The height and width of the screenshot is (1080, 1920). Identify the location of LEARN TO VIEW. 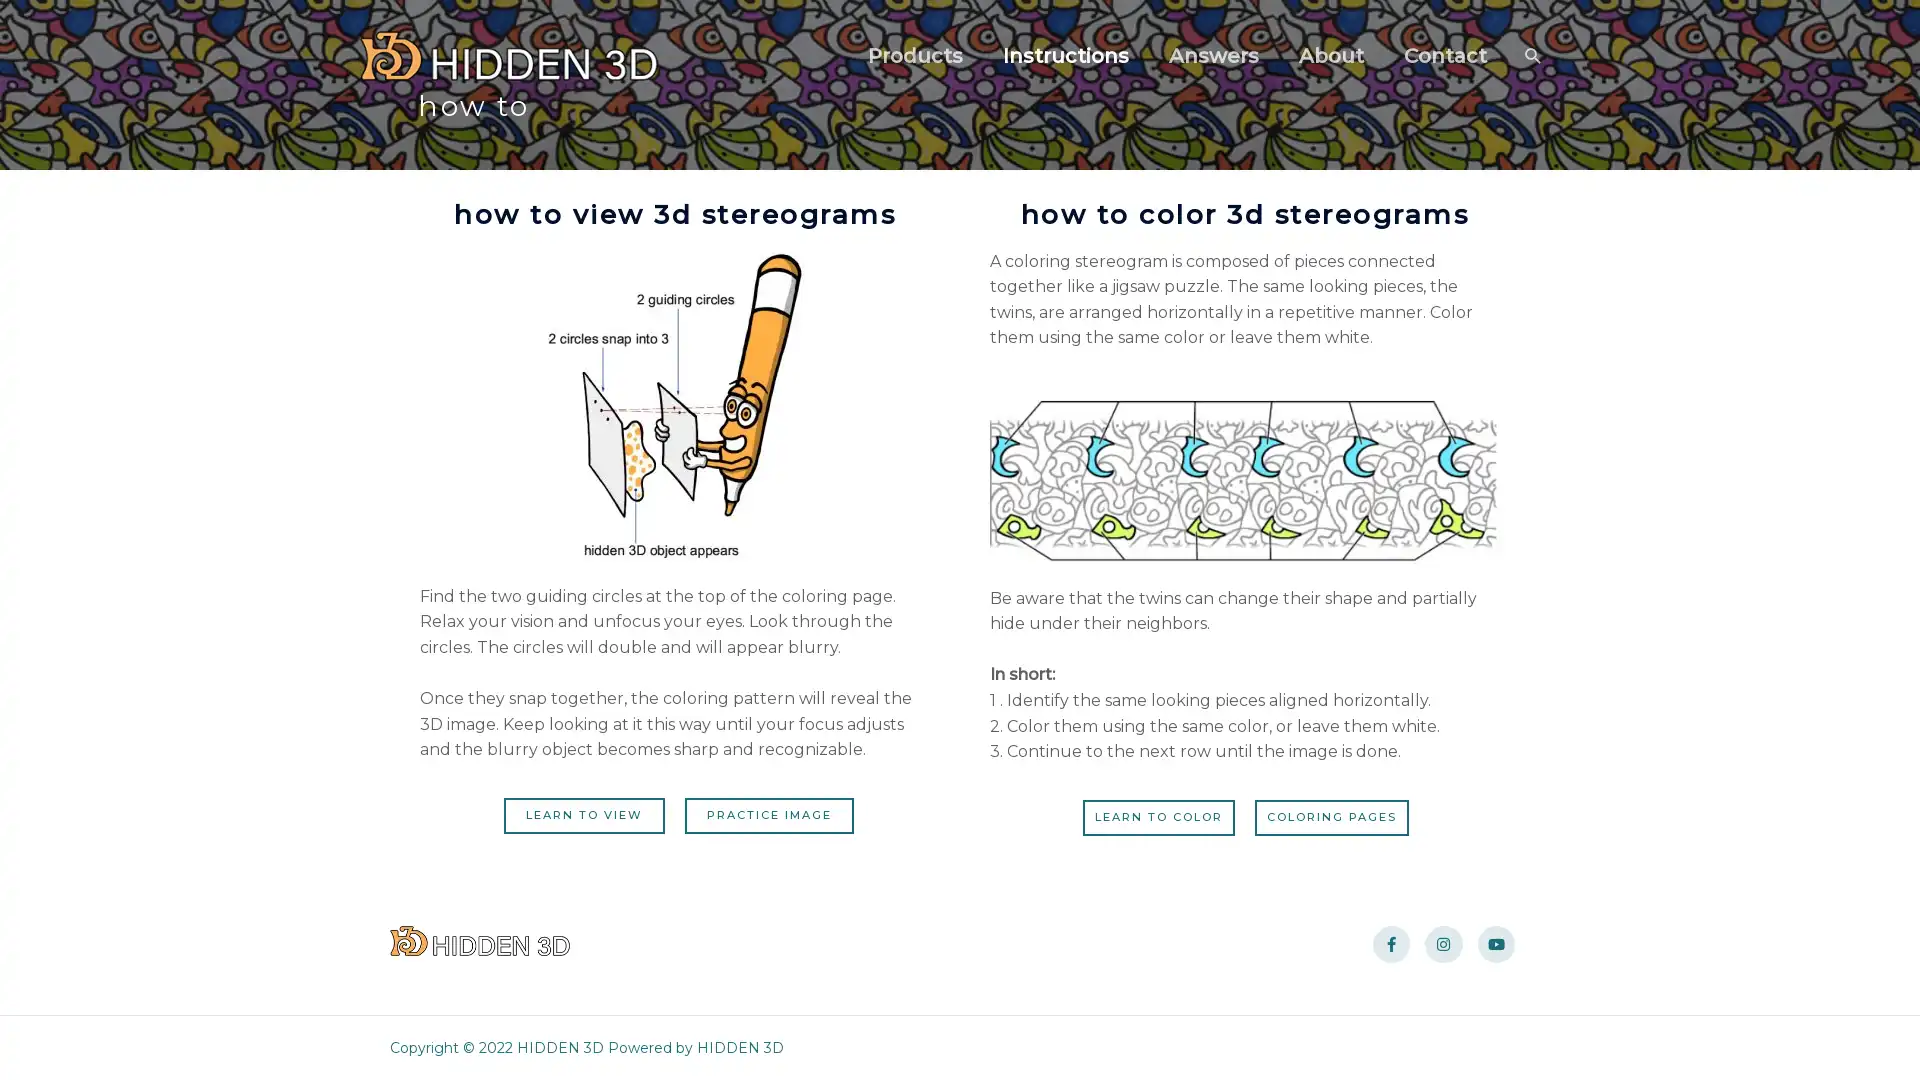
(578, 814).